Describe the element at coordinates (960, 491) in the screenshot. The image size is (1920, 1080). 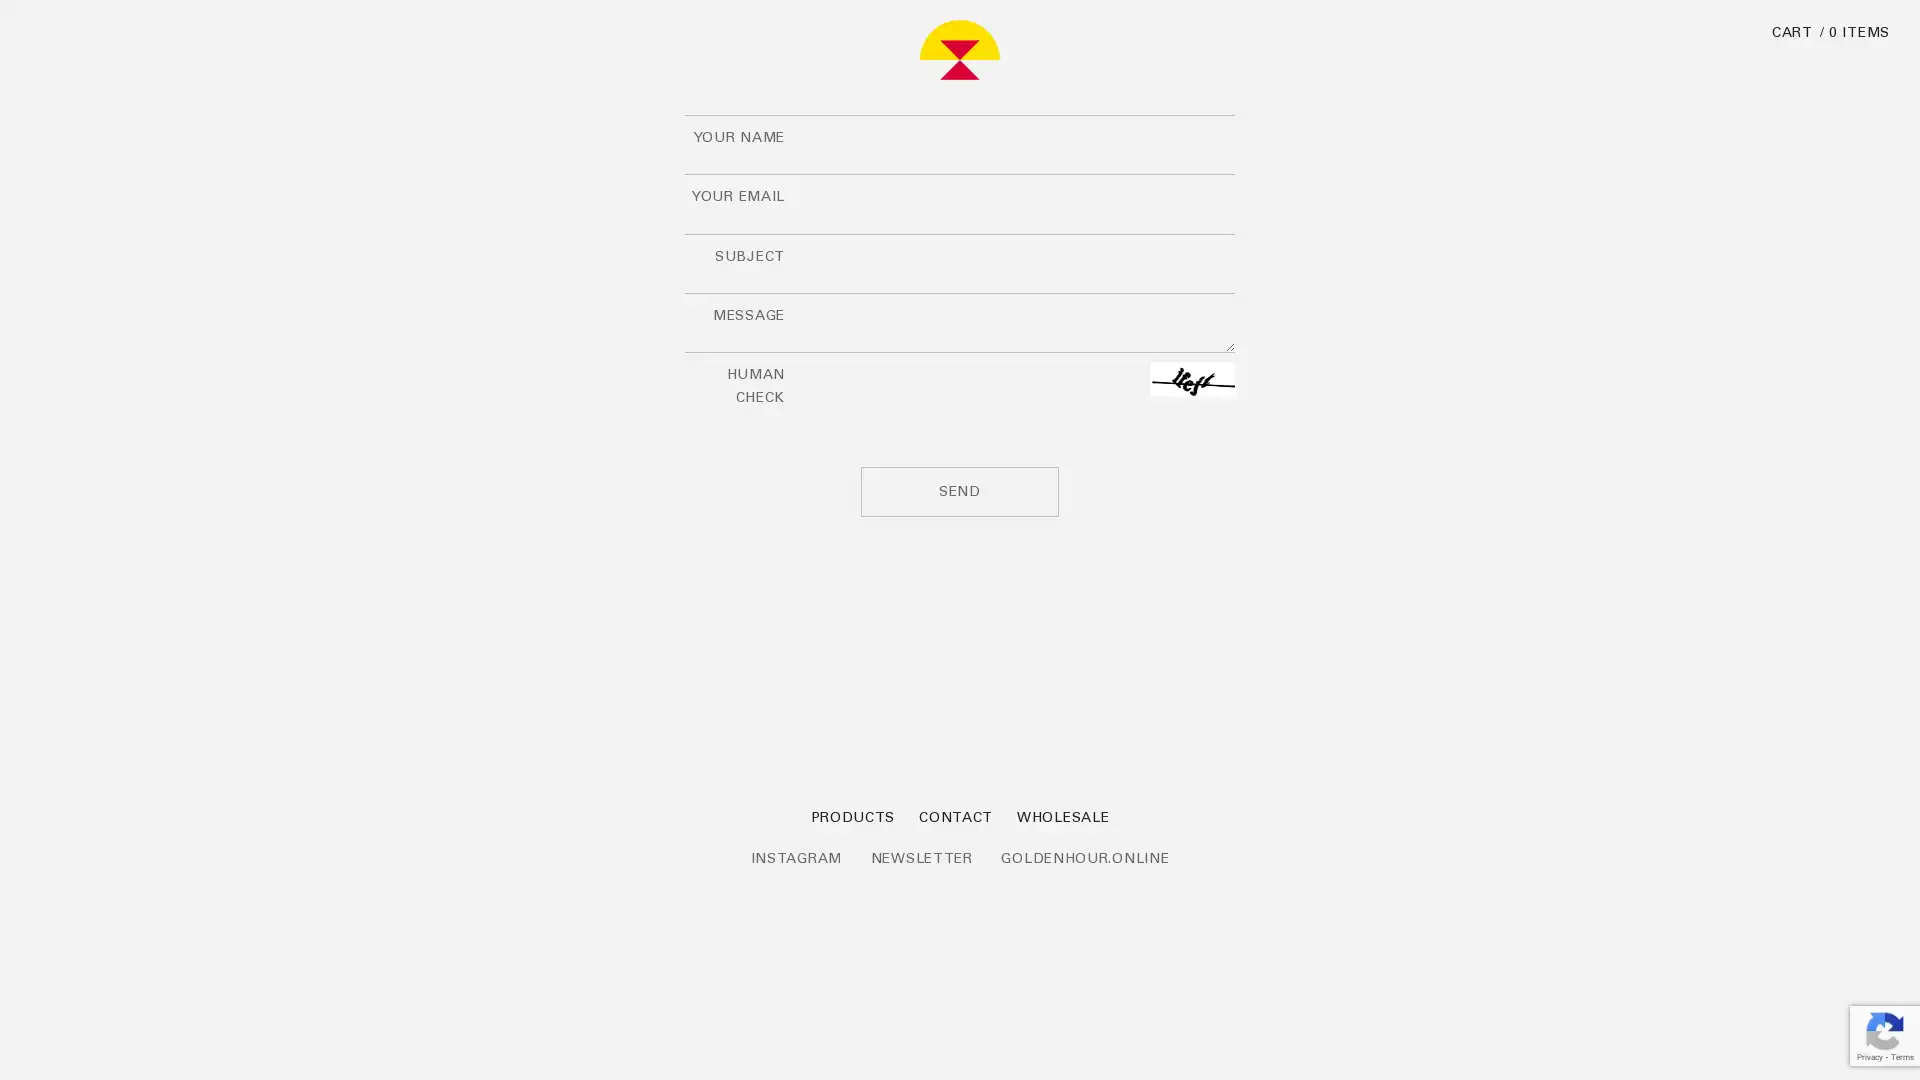
I see `SEND` at that location.